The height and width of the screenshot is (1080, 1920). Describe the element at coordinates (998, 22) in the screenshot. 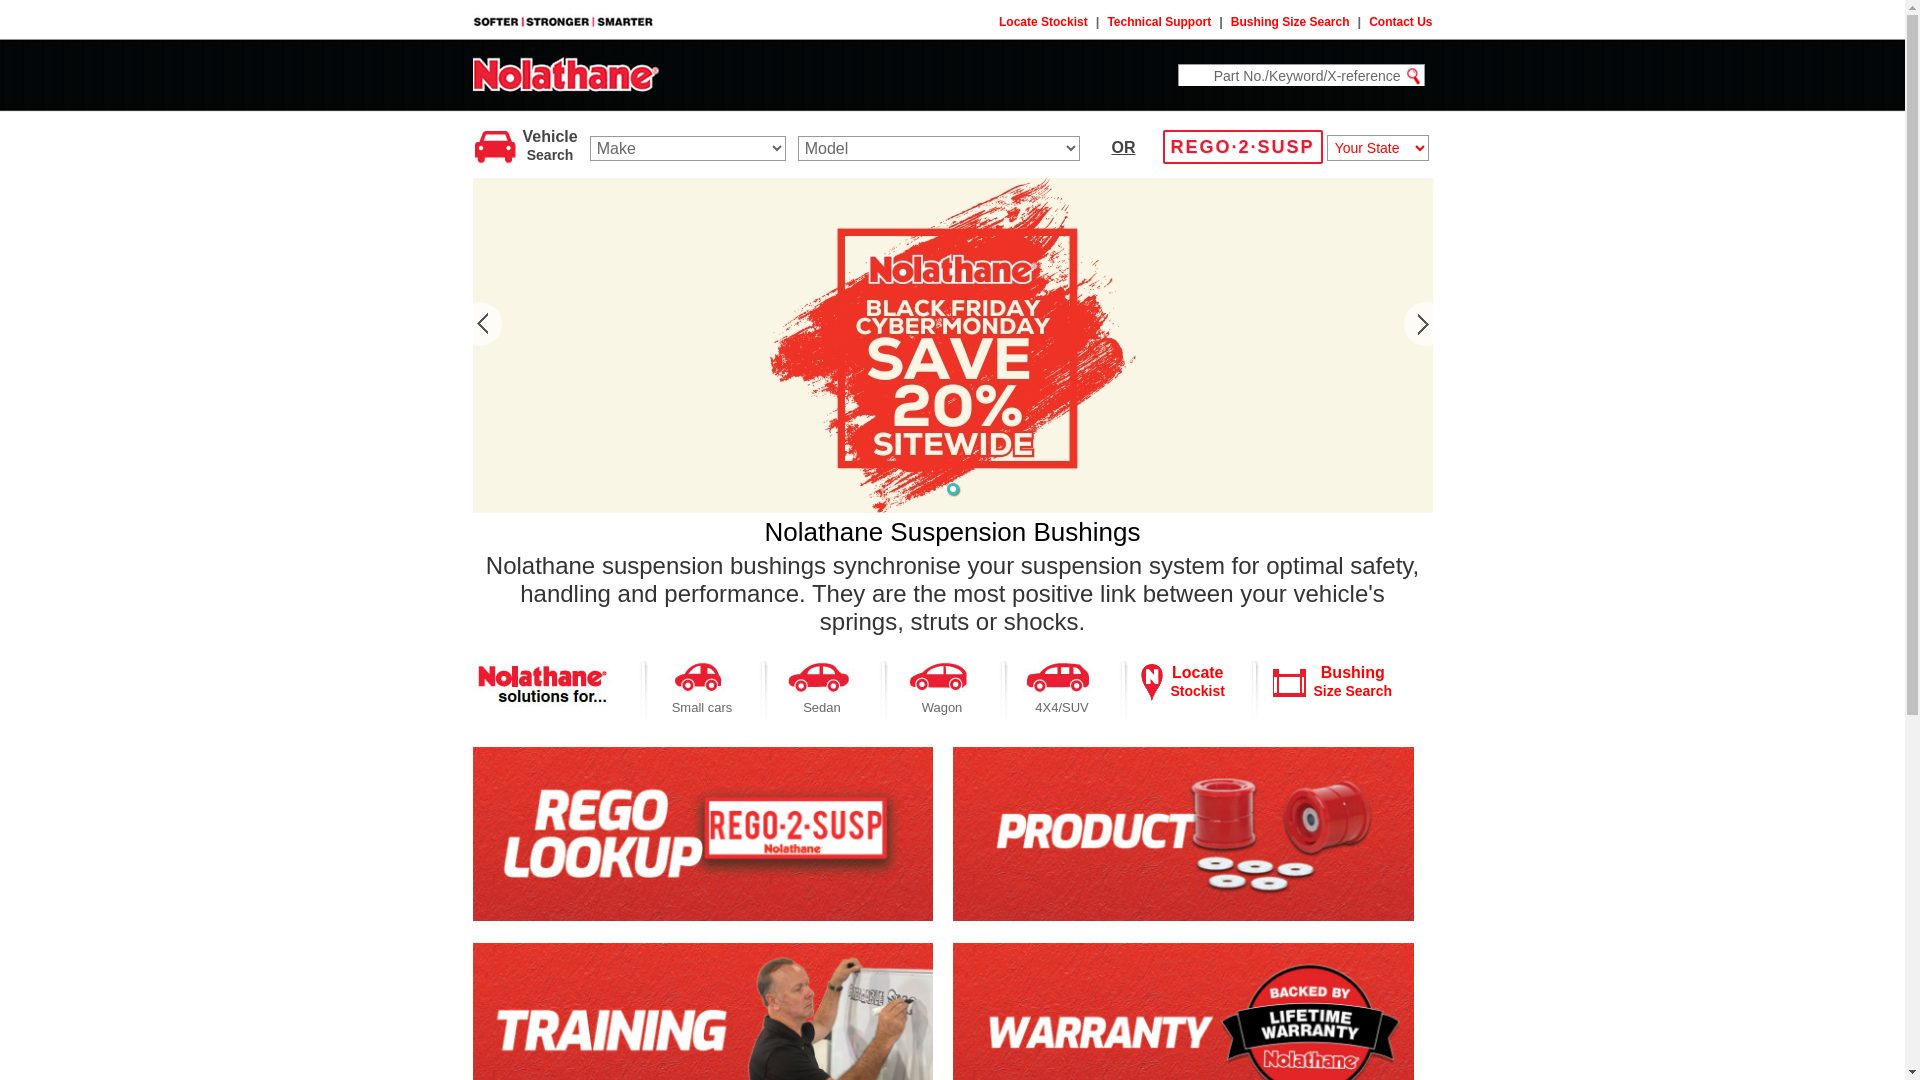

I see `'Locate Stockist'` at that location.